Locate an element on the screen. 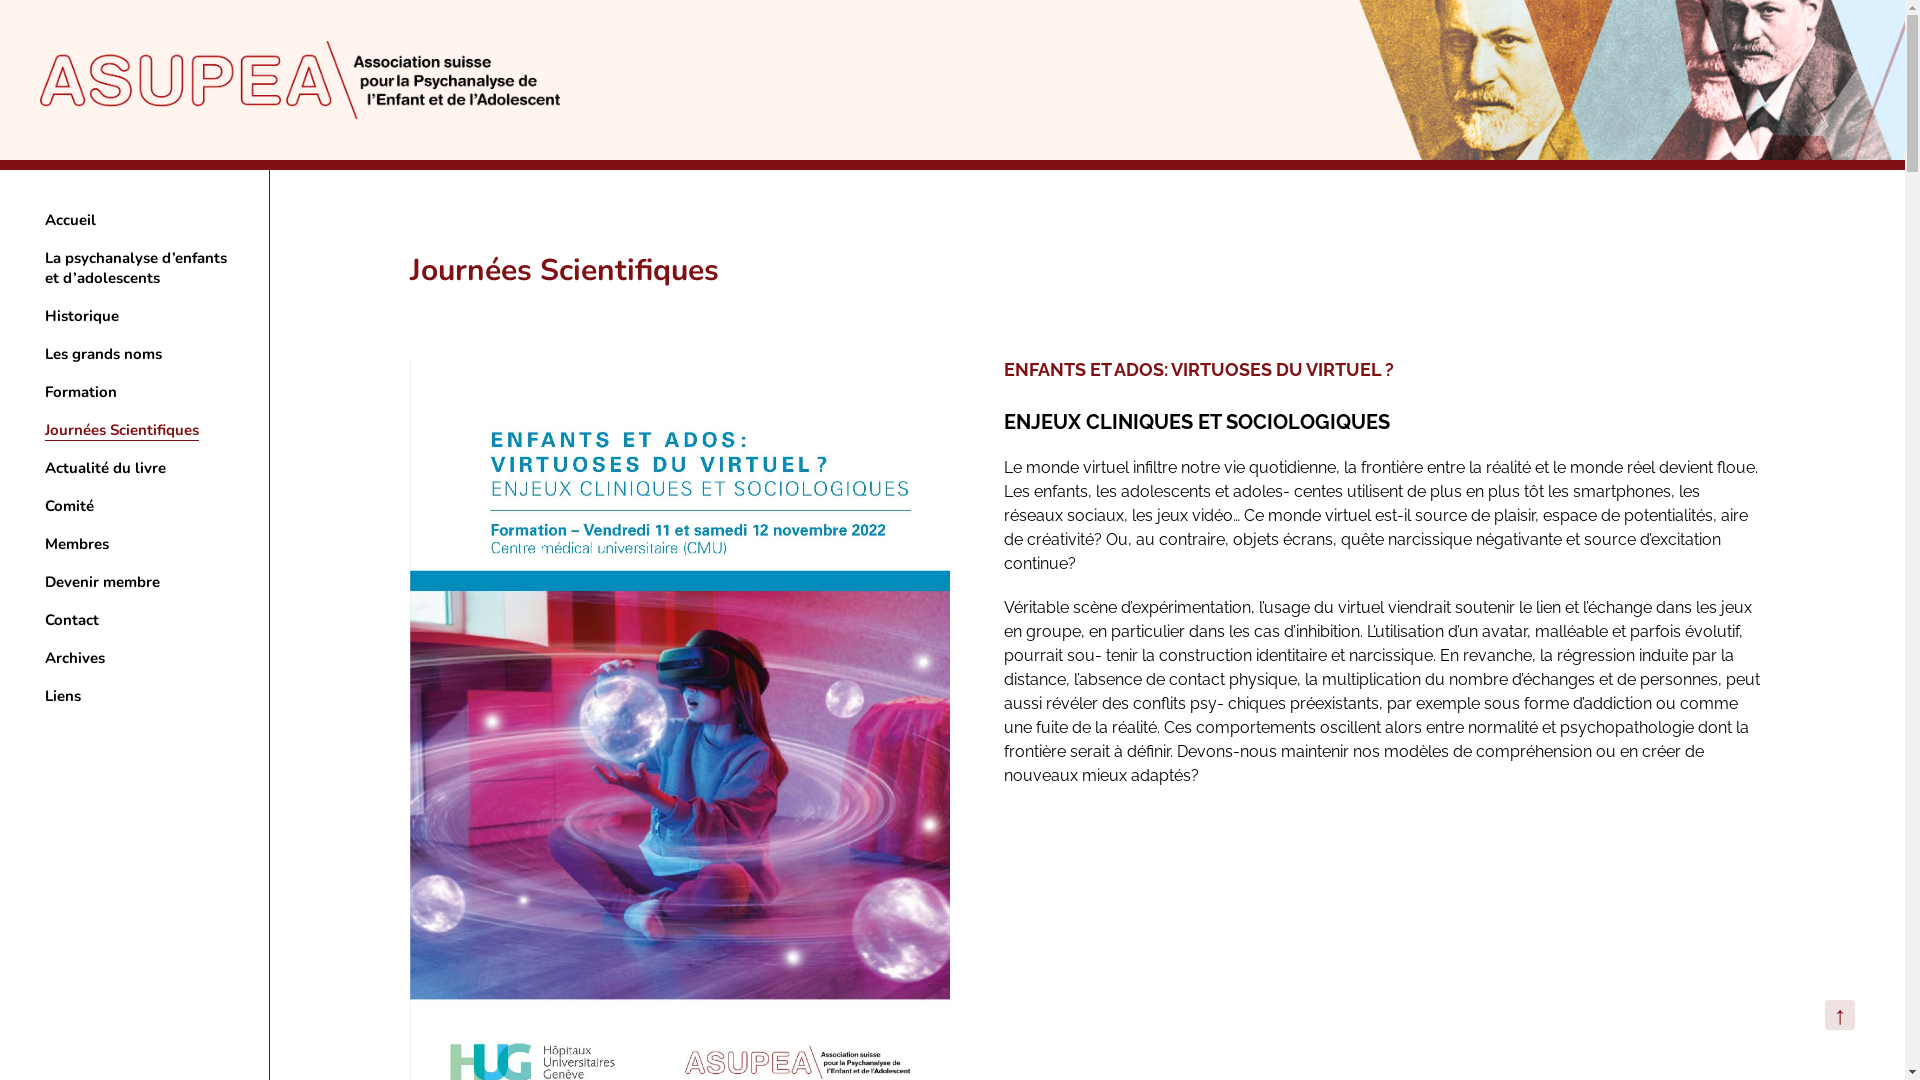 This screenshot has width=1920, height=1080. 'Membres' is located at coordinates (44, 543).